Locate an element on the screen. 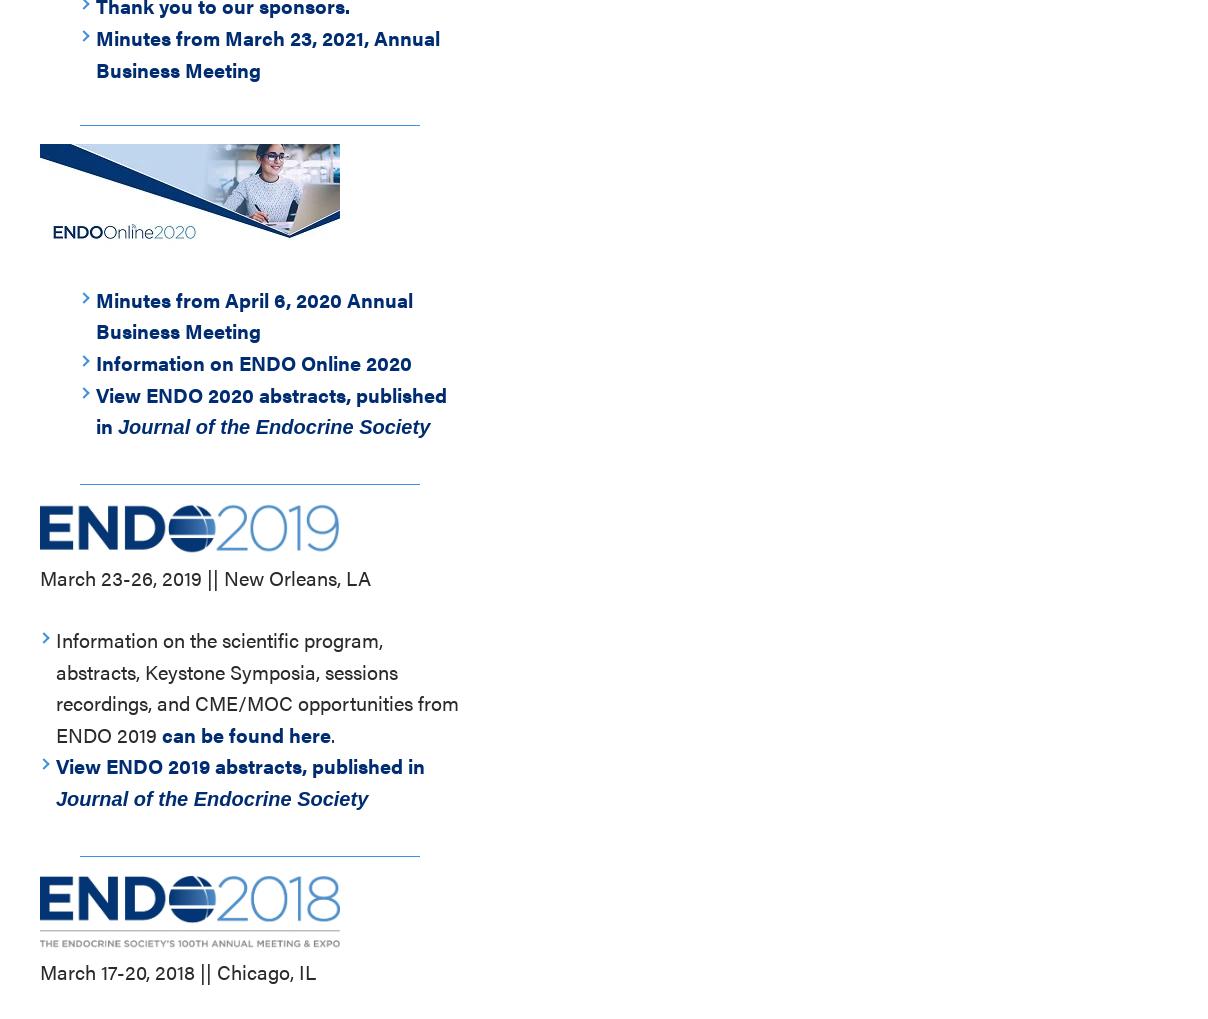  'March 17-20, 2018 || Chicago, IL' is located at coordinates (178, 970).